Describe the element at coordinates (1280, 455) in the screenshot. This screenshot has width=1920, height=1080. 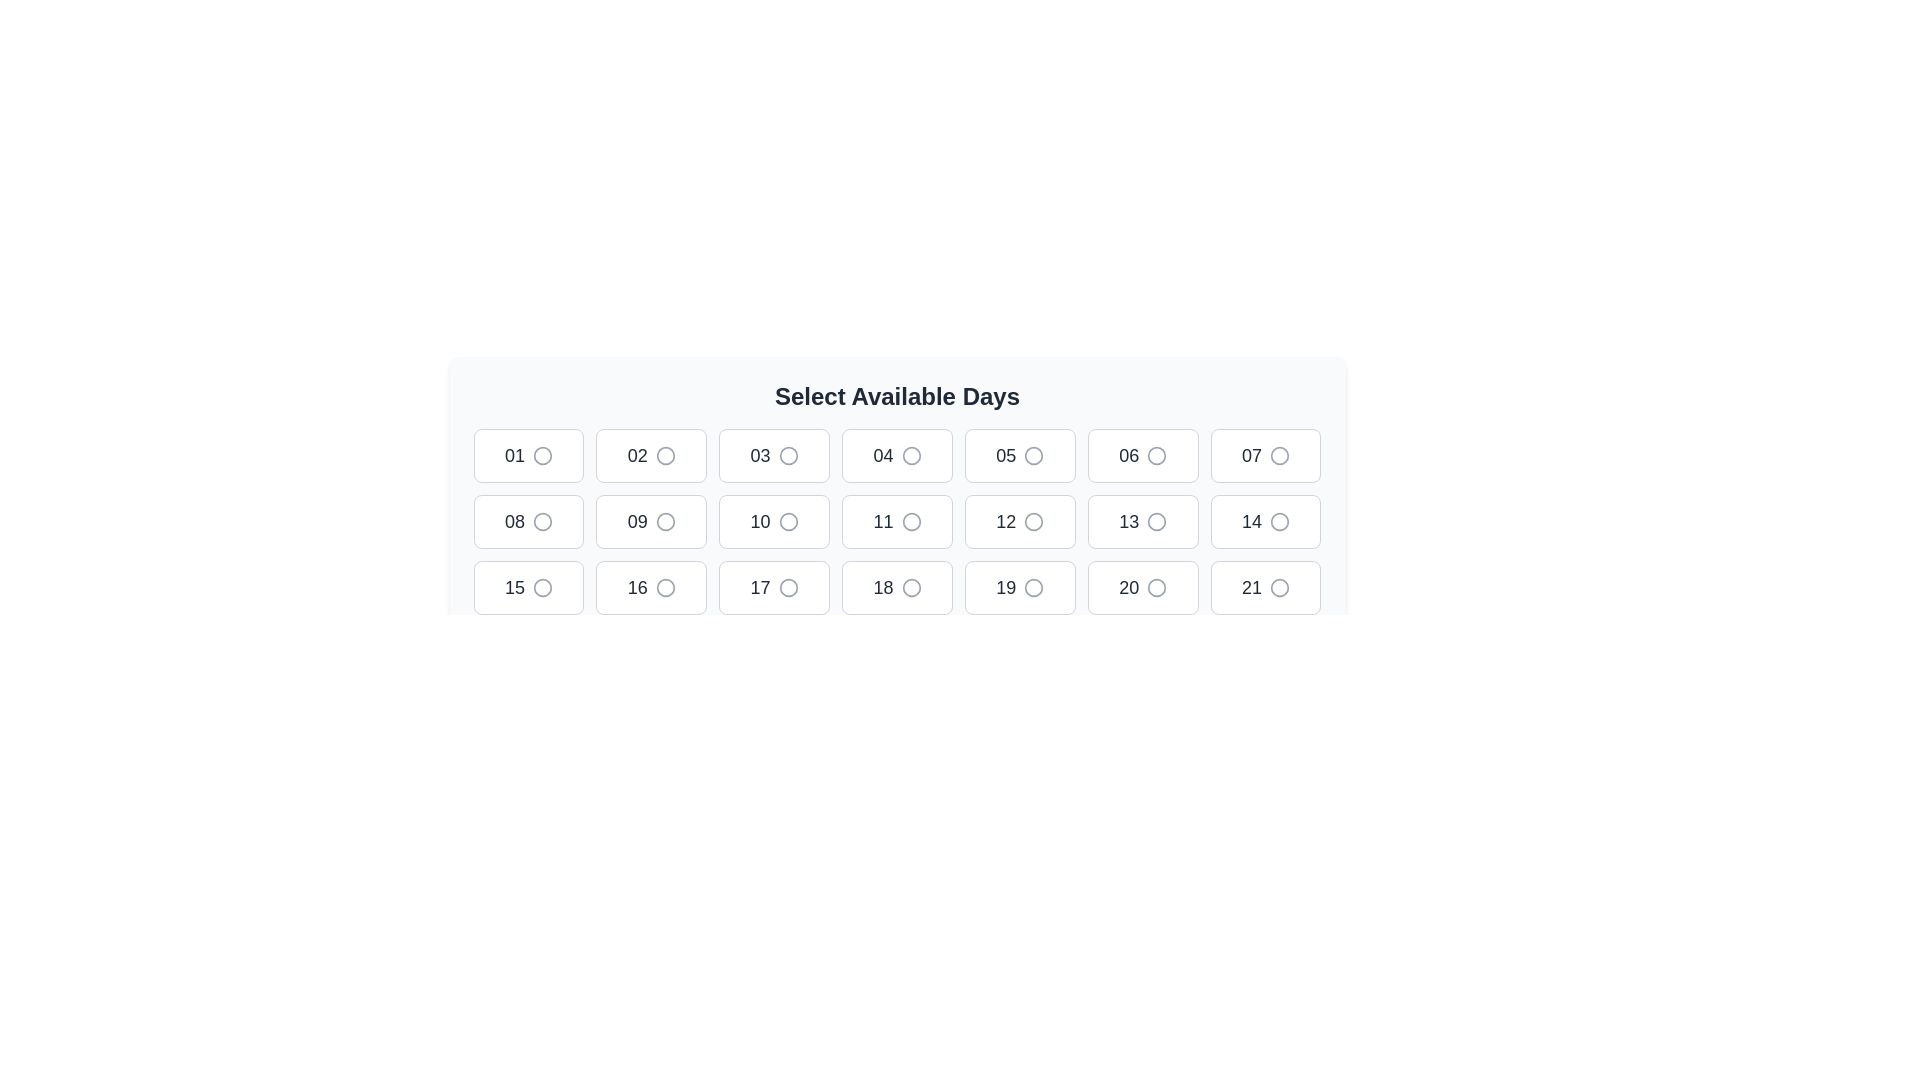
I see `the icon in the first row, seventh column under 'Select Available Days'` at that location.